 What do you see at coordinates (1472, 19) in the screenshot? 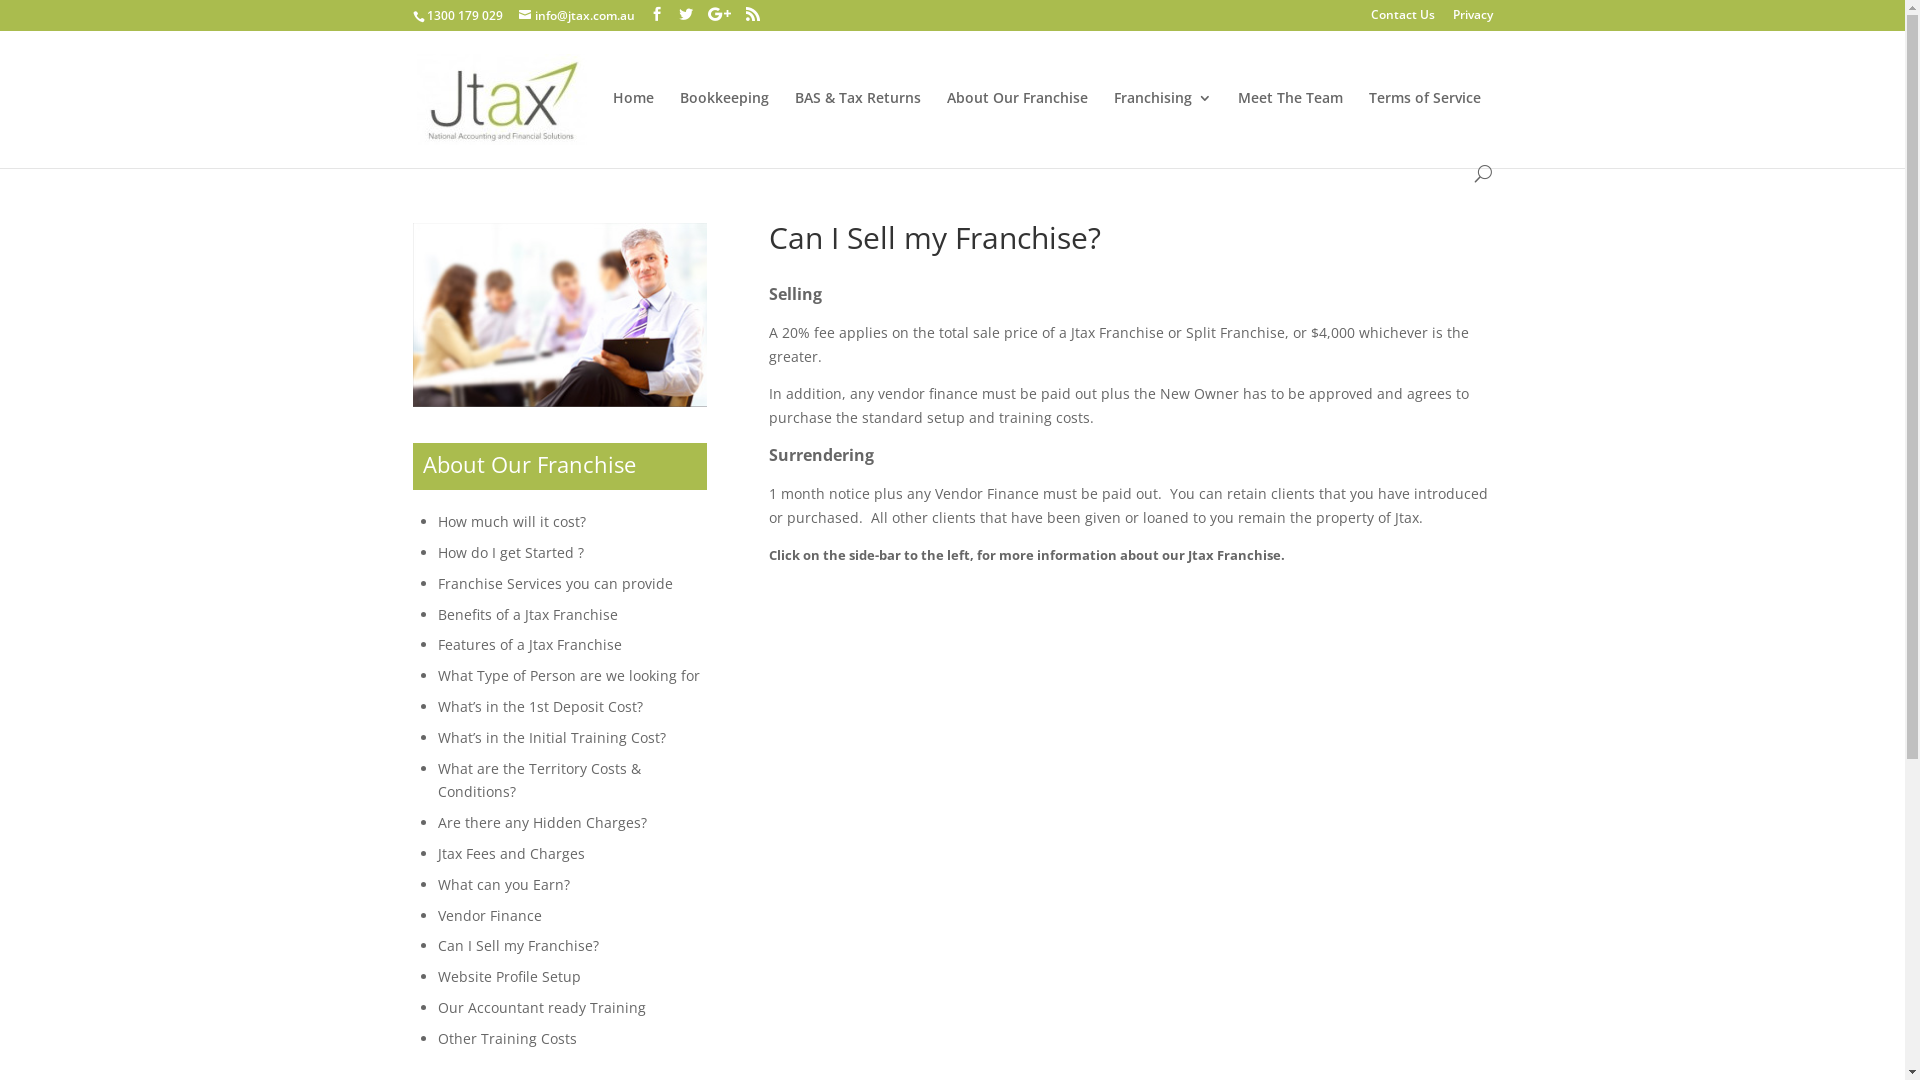
I see `'Privacy'` at bounding box center [1472, 19].